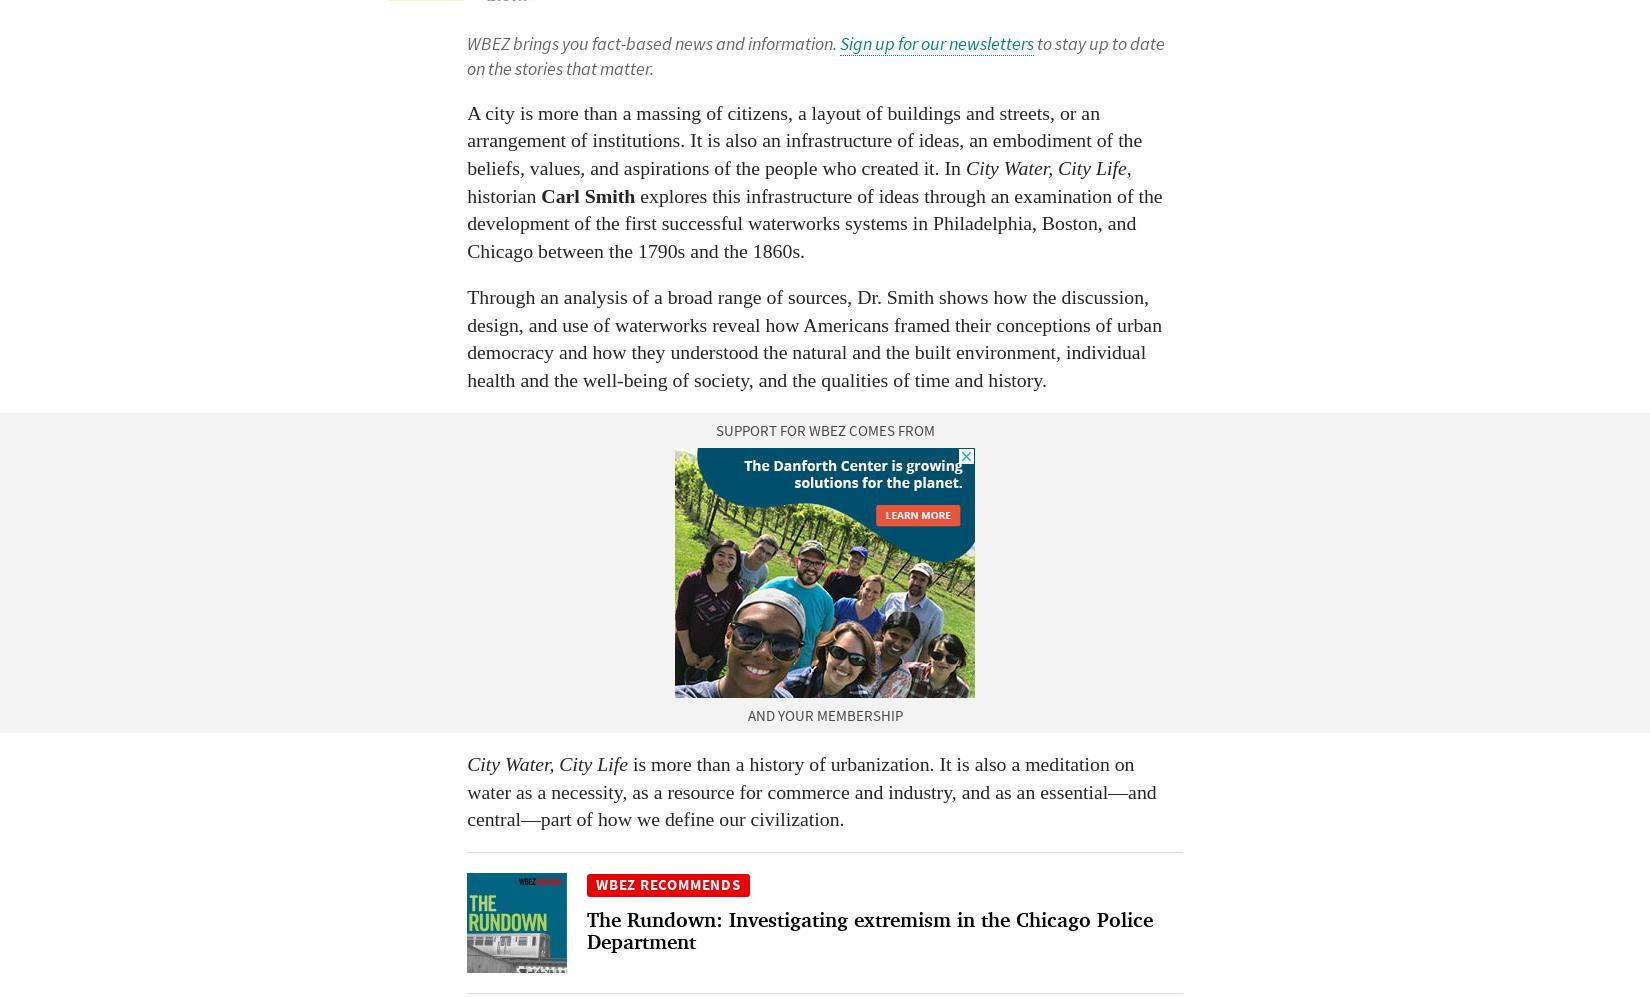 This screenshot has width=1650, height=997. Describe the element at coordinates (465, 42) in the screenshot. I see `'WBEZ brings you fact-based news and information.'` at that location.